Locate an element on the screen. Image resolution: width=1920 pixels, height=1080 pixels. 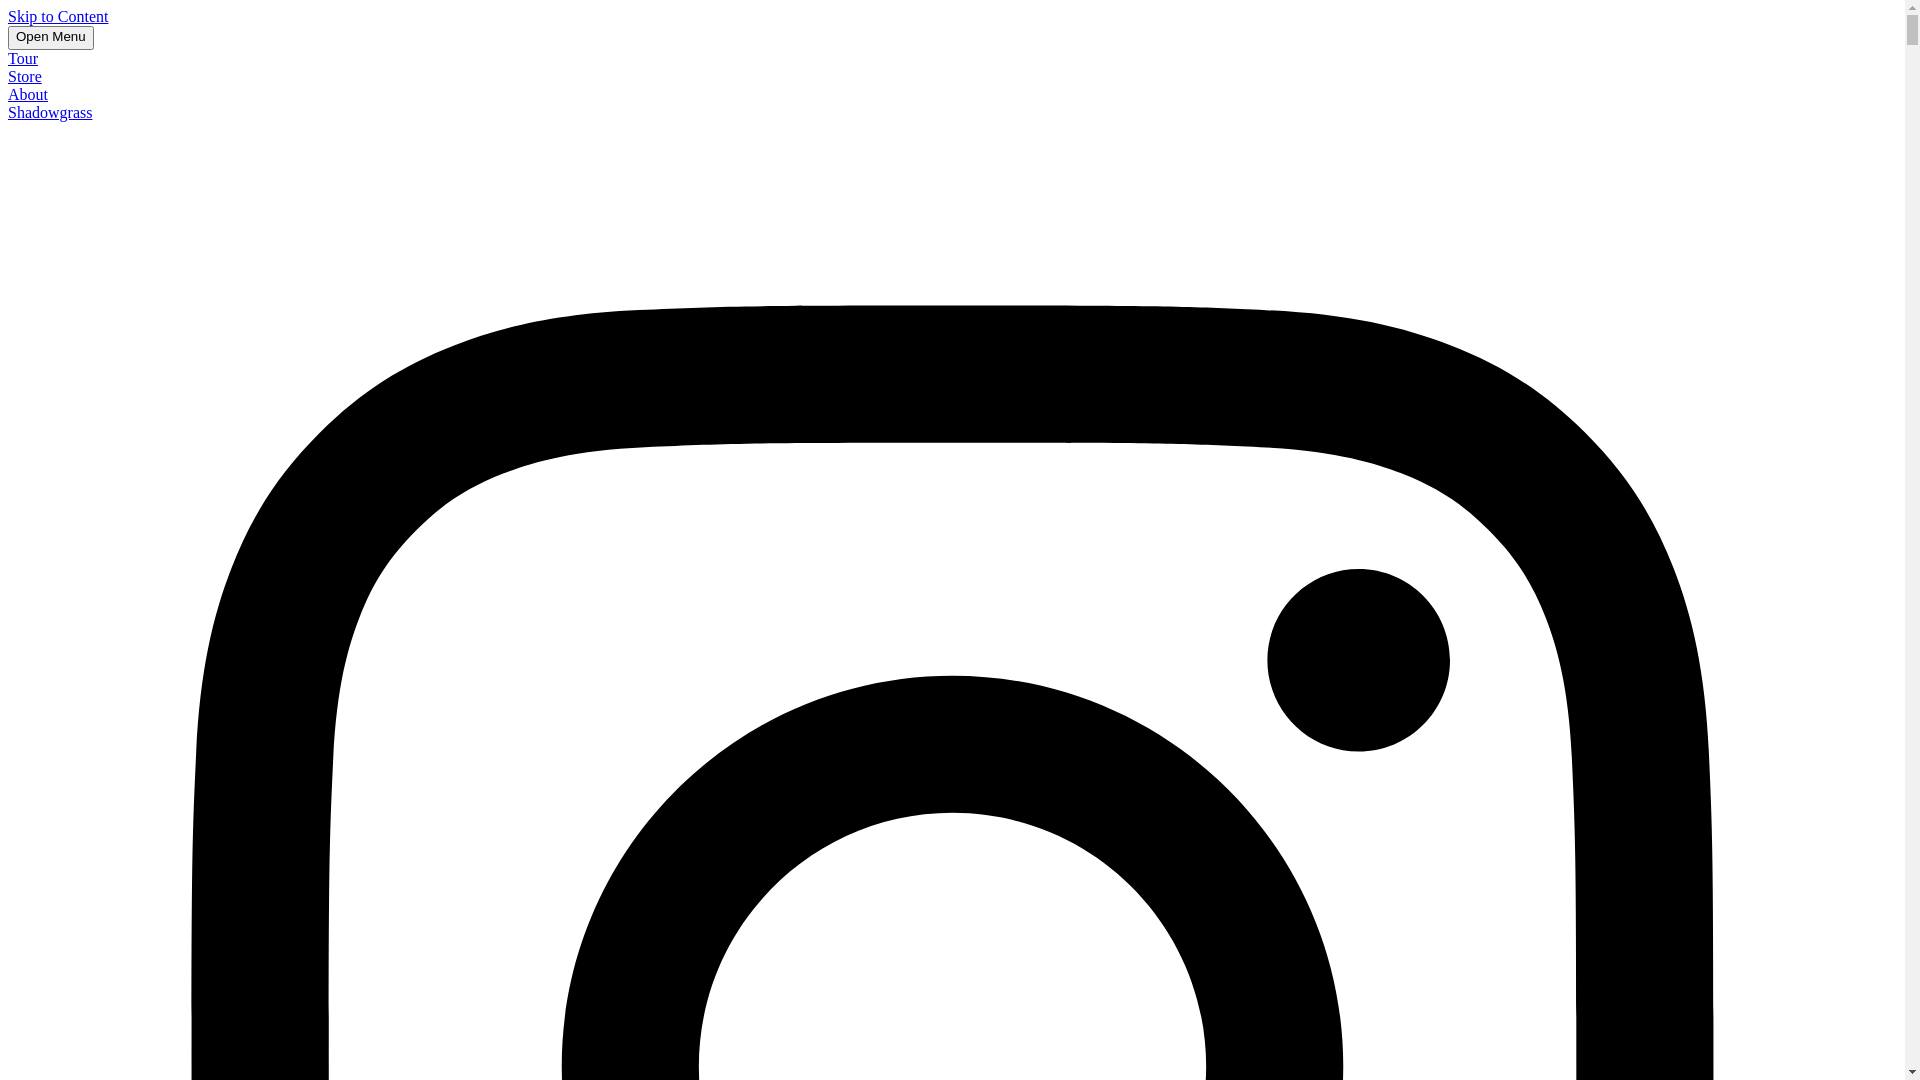
'Open Menu' is located at coordinates (51, 38).